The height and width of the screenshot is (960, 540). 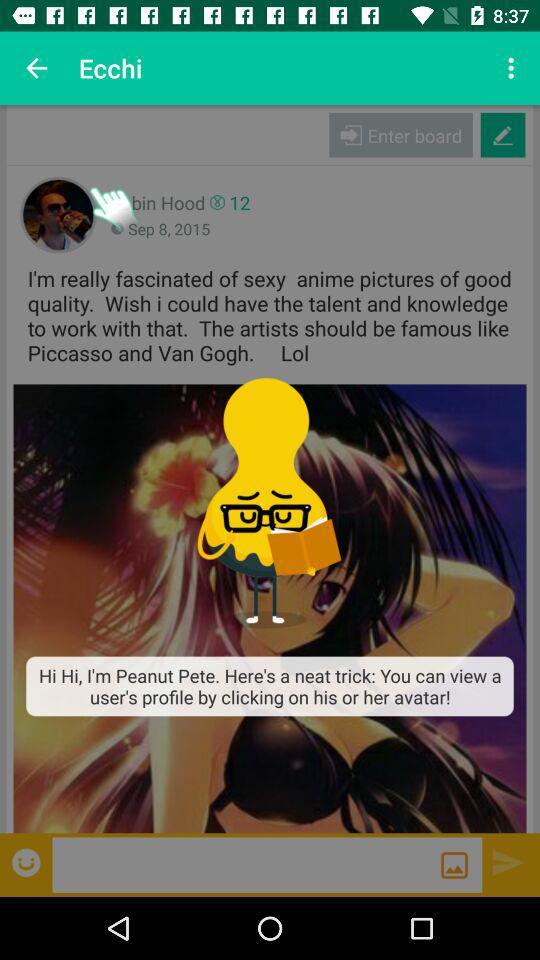 What do you see at coordinates (27, 861) in the screenshot?
I see `item at the bottom left corner` at bounding box center [27, 861].